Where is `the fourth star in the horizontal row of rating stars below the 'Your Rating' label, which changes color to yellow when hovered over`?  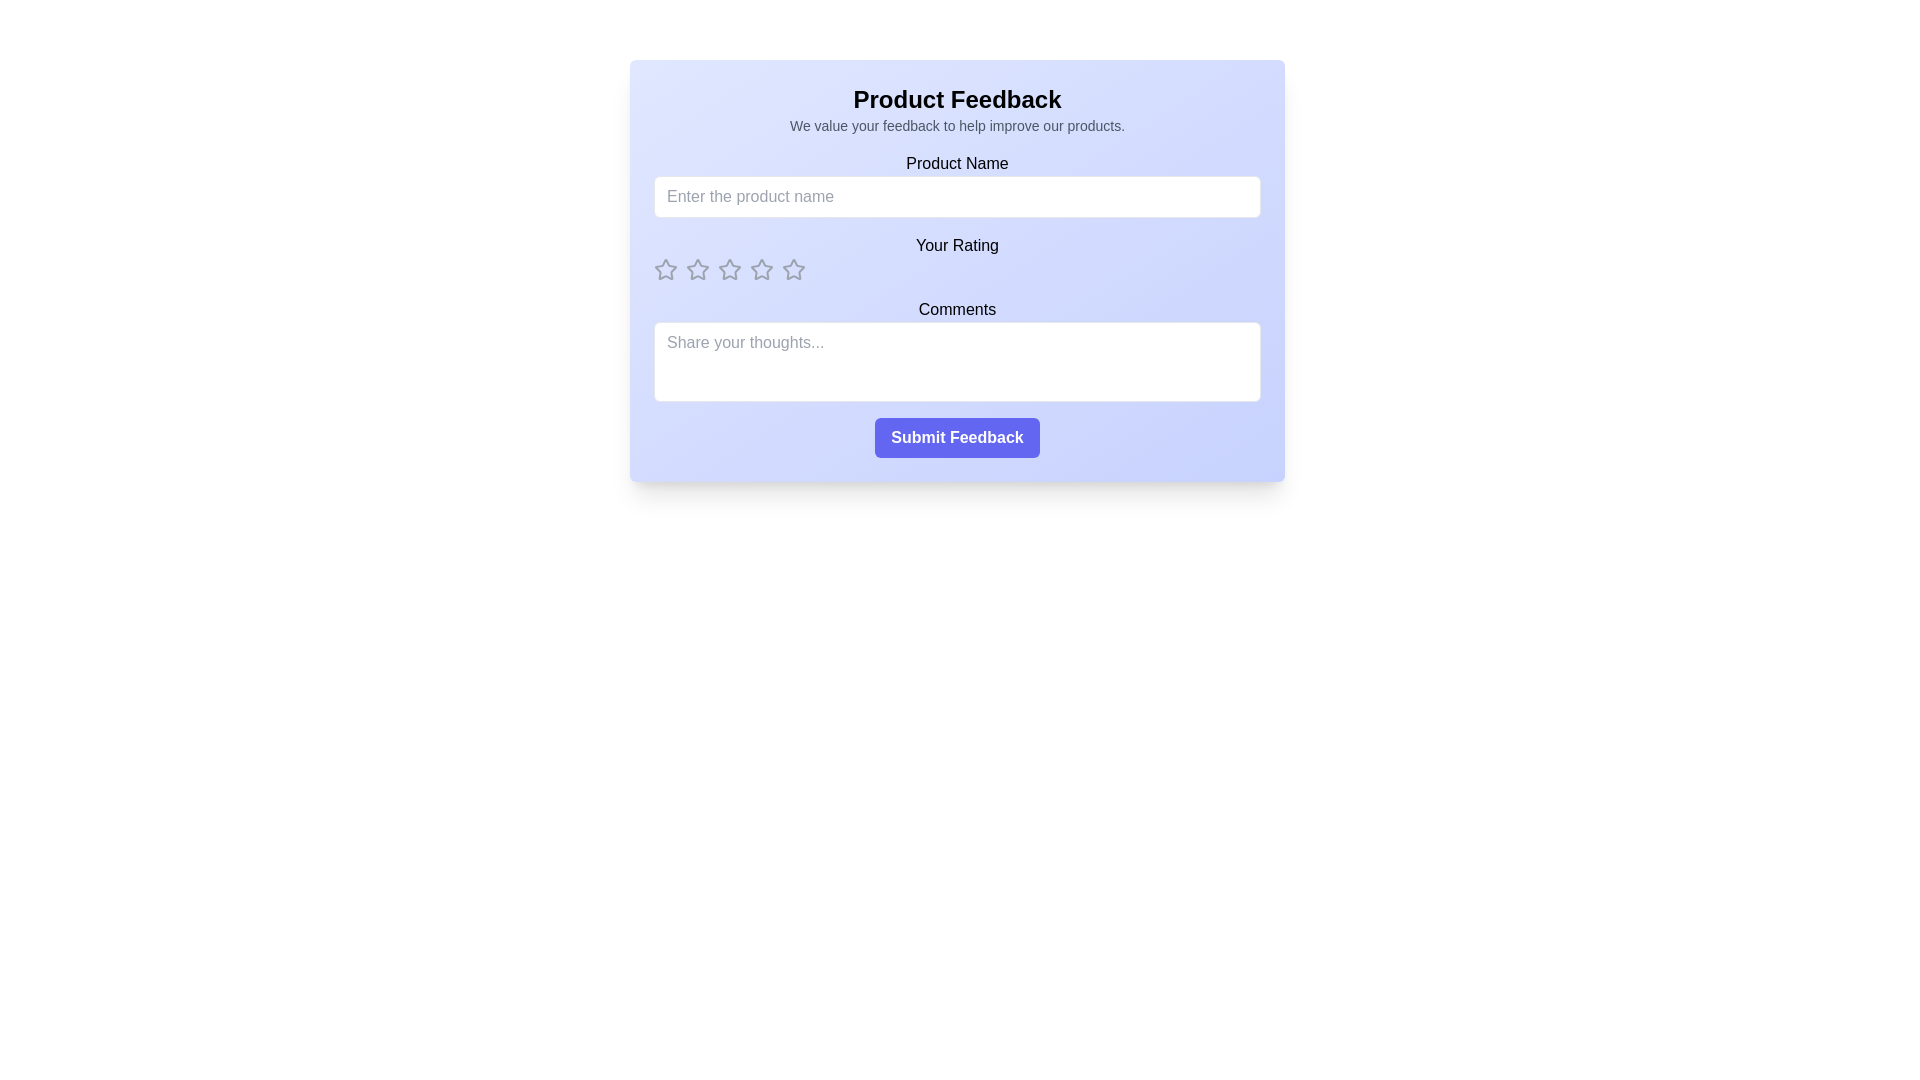
the fourth star in the horizontal row of rating stars below the 'Your Rating' label, which changes color to yellow when hovered over is located at coordinates (728, 270).